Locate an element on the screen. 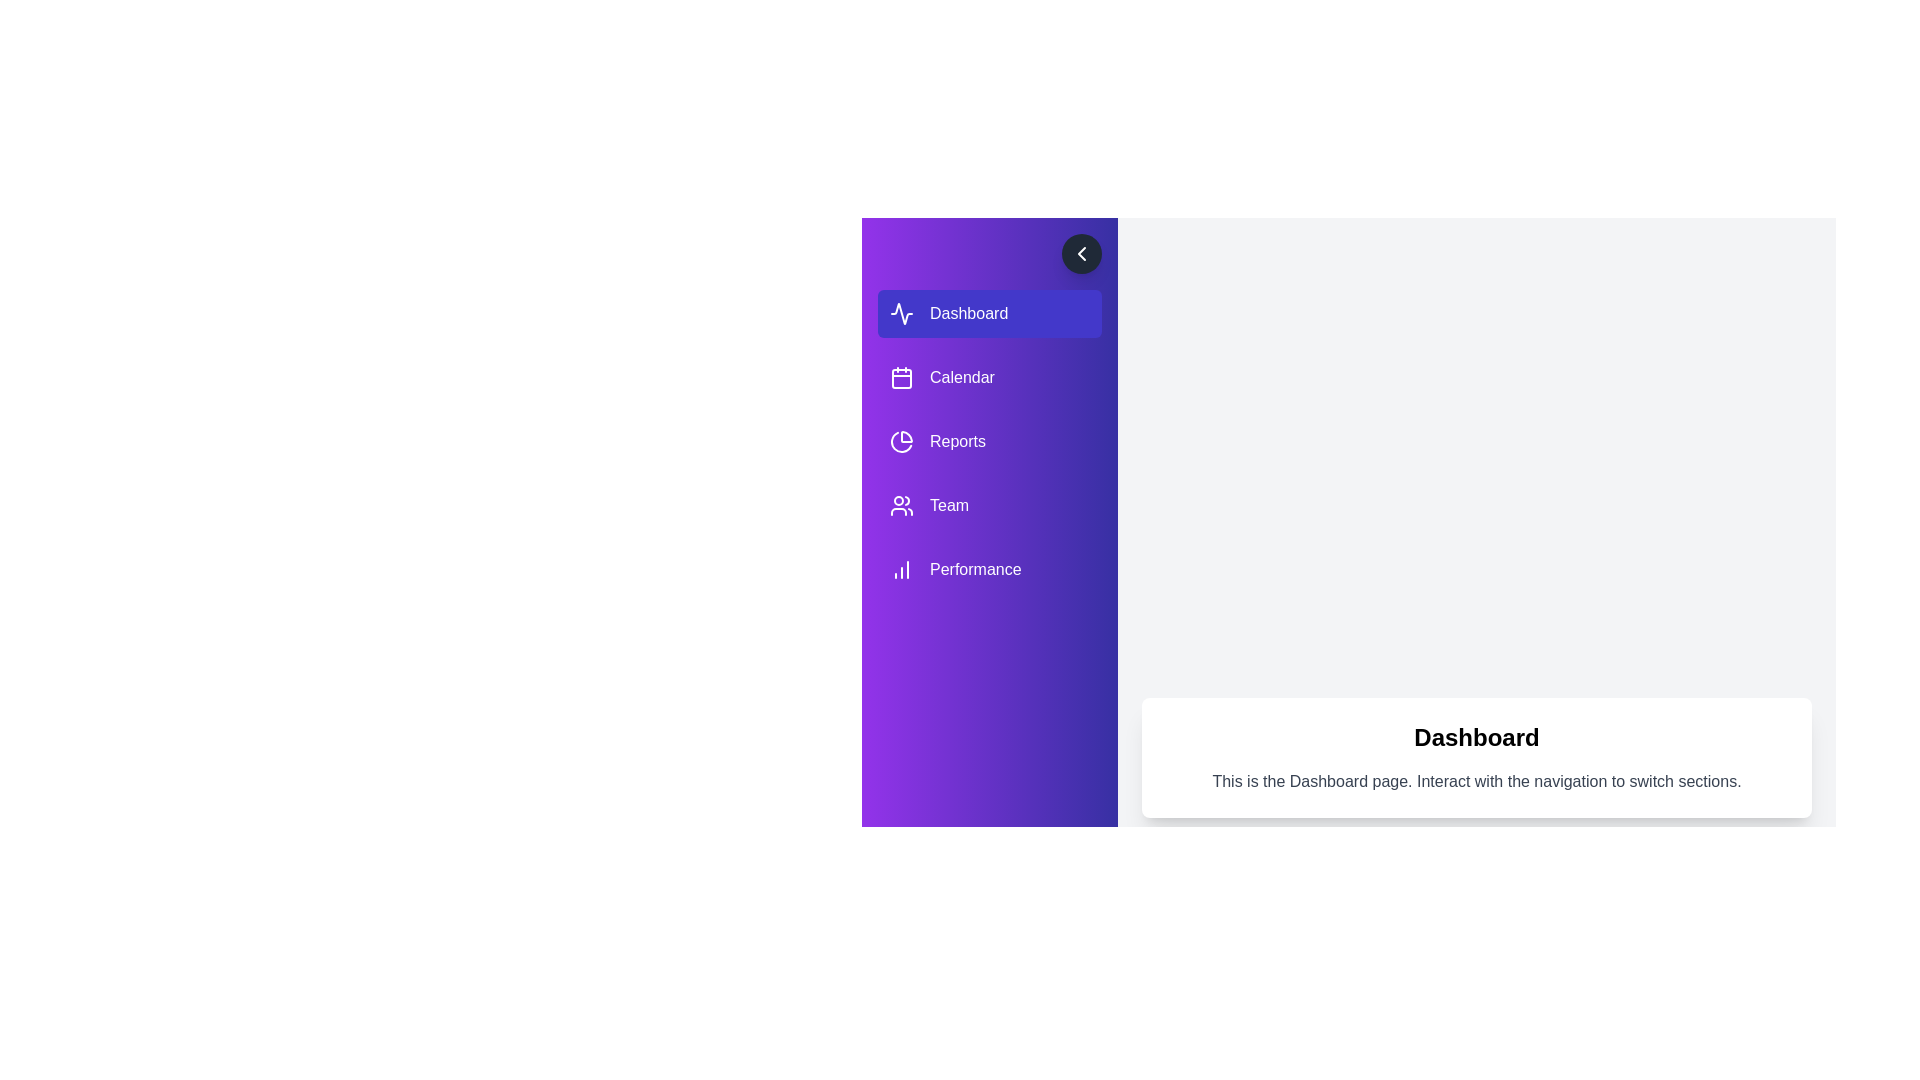  the navigation item labeled Dashboard is located at coordinates (989, 313).